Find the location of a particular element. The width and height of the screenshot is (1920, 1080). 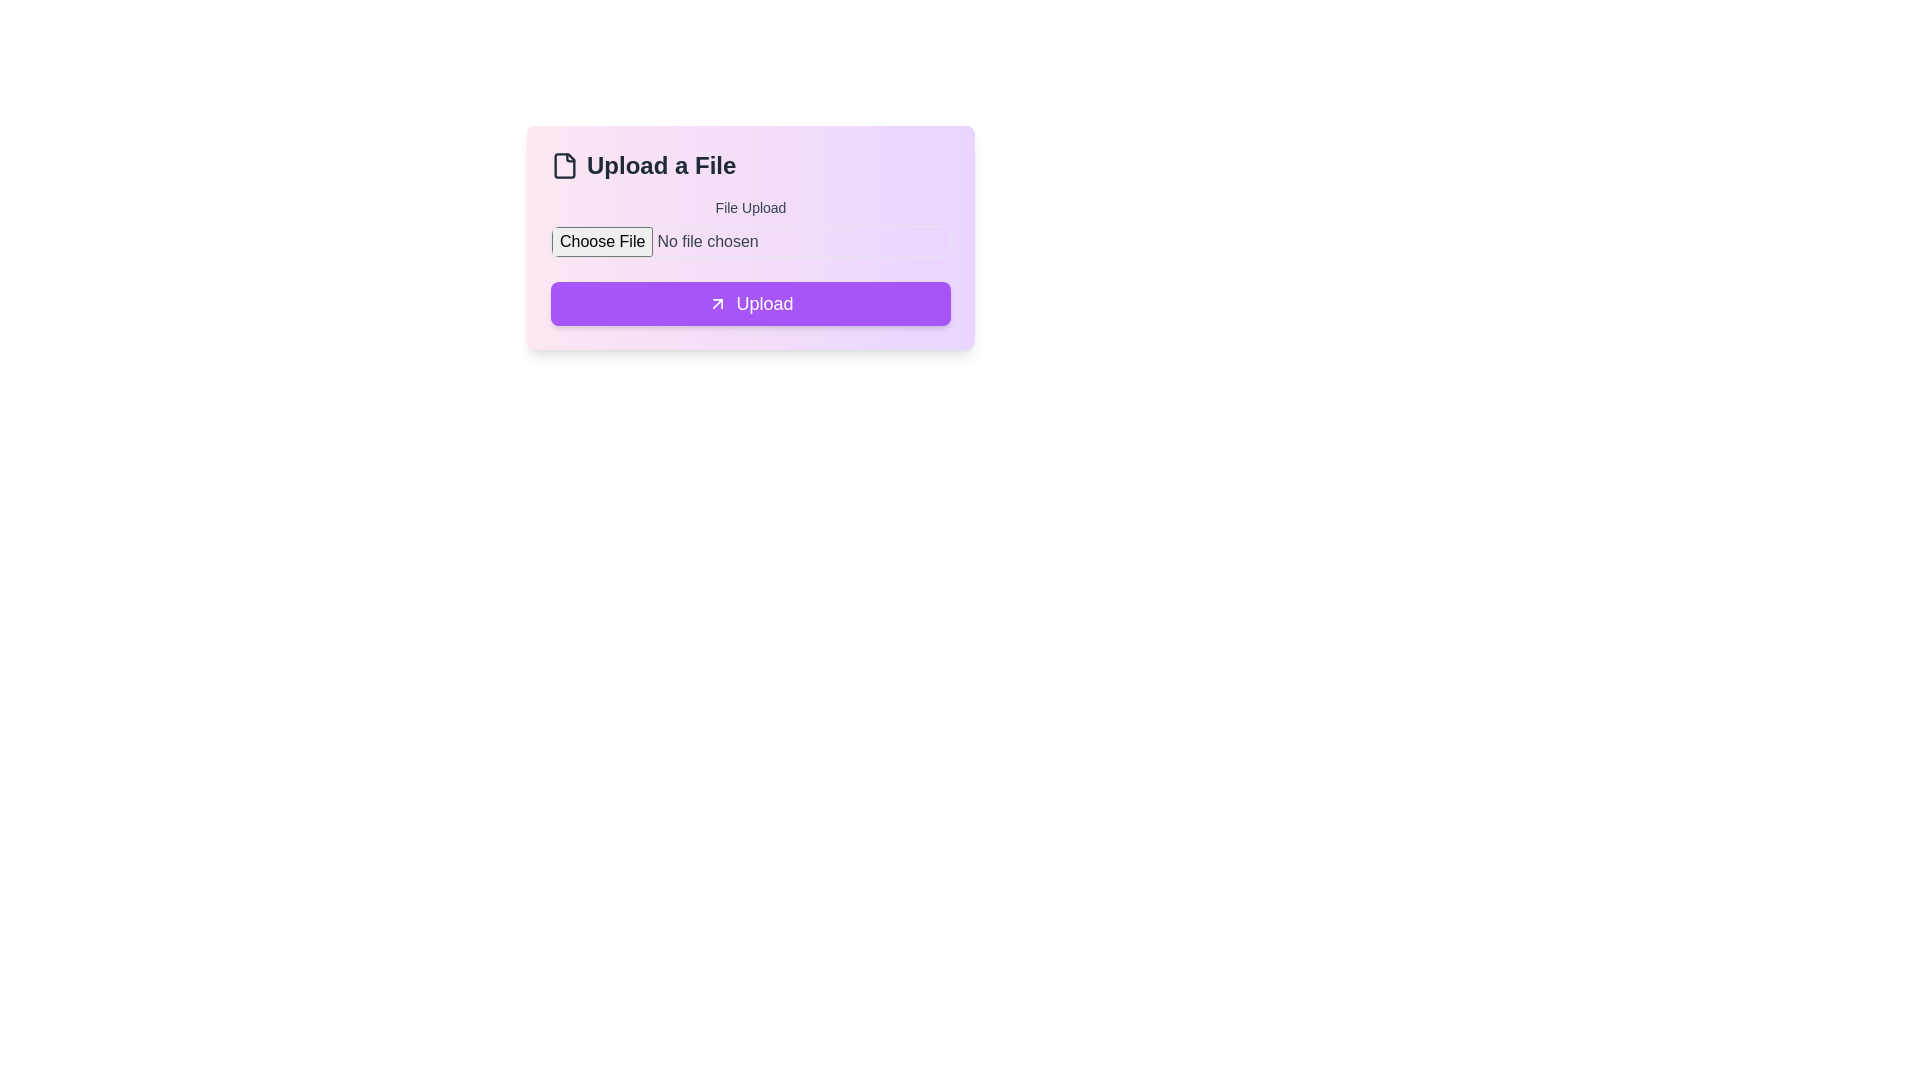

the compact document icon located to the left of the 'Upload a File' text in the heading area is located at coordinates (564, 164).